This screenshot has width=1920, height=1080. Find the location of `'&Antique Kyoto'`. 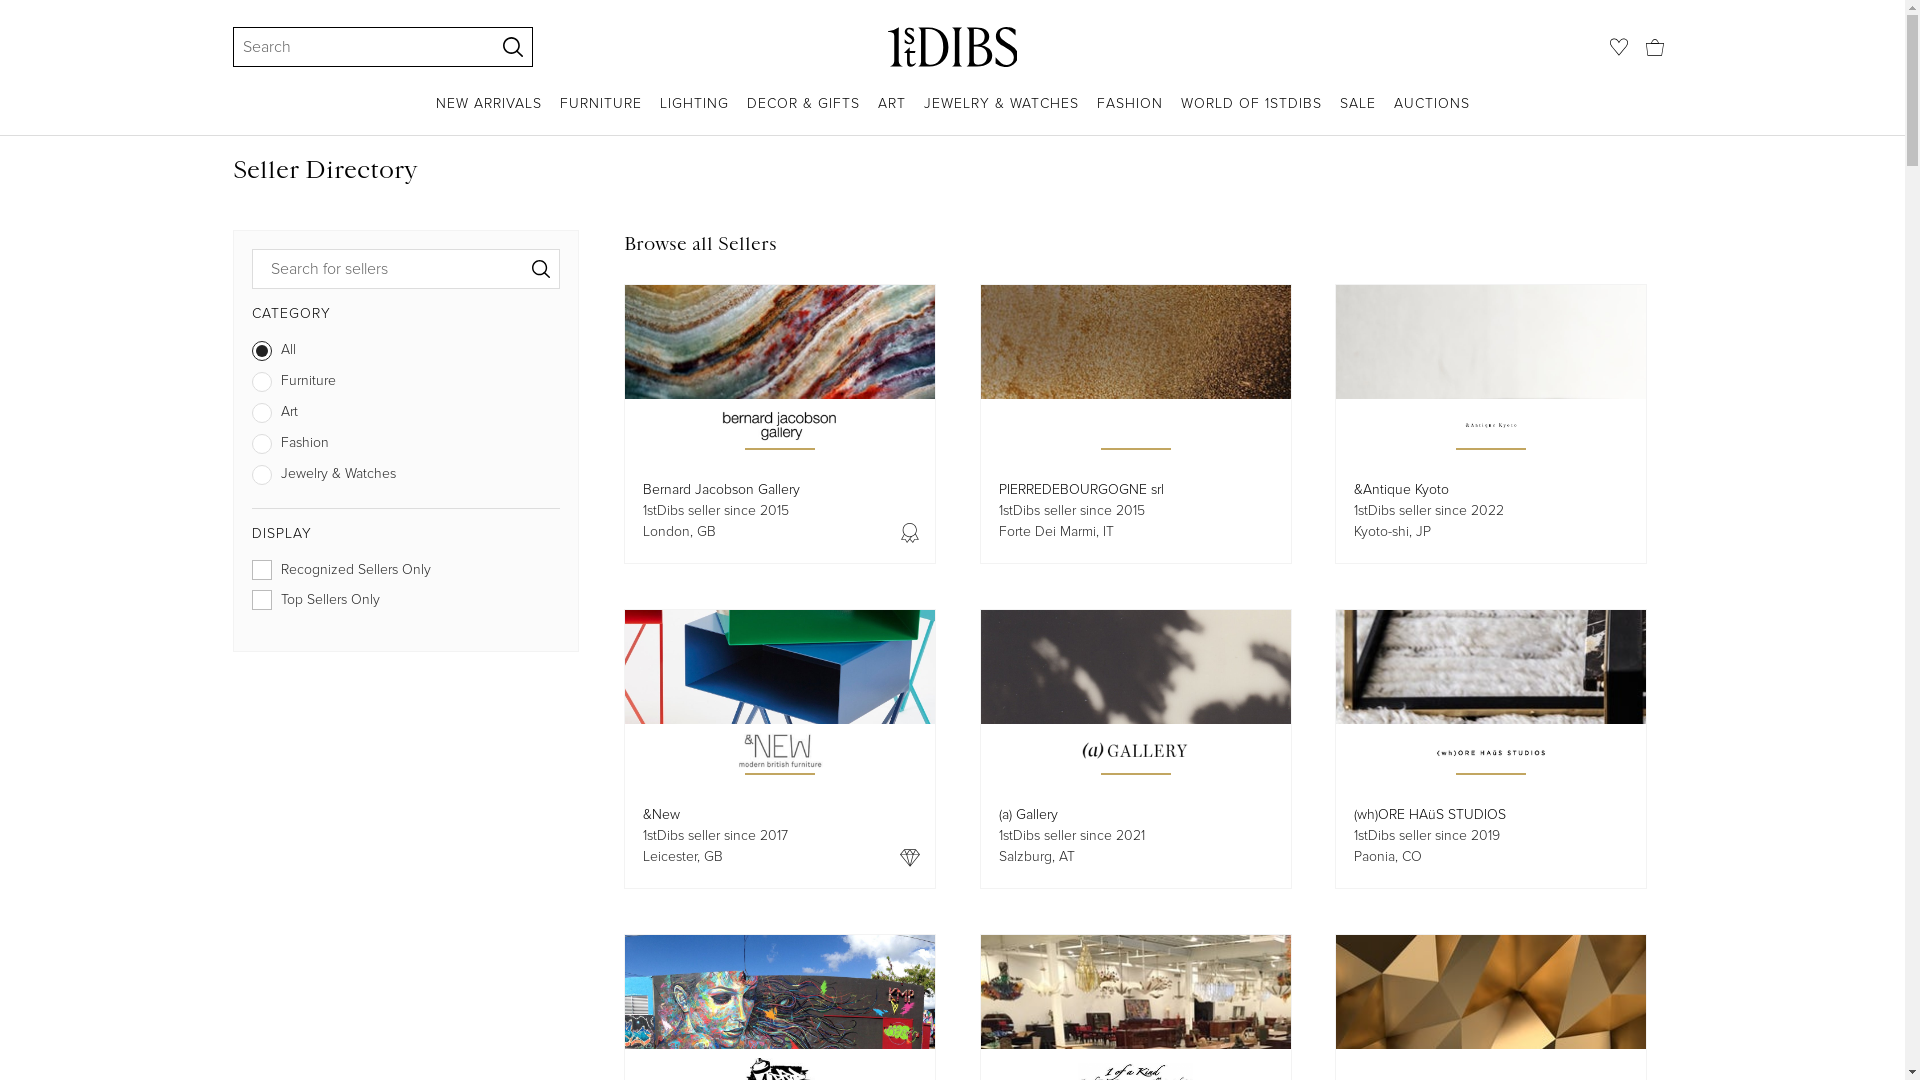

'&Antique Kyoto' is located at coordinates (1400, 489).